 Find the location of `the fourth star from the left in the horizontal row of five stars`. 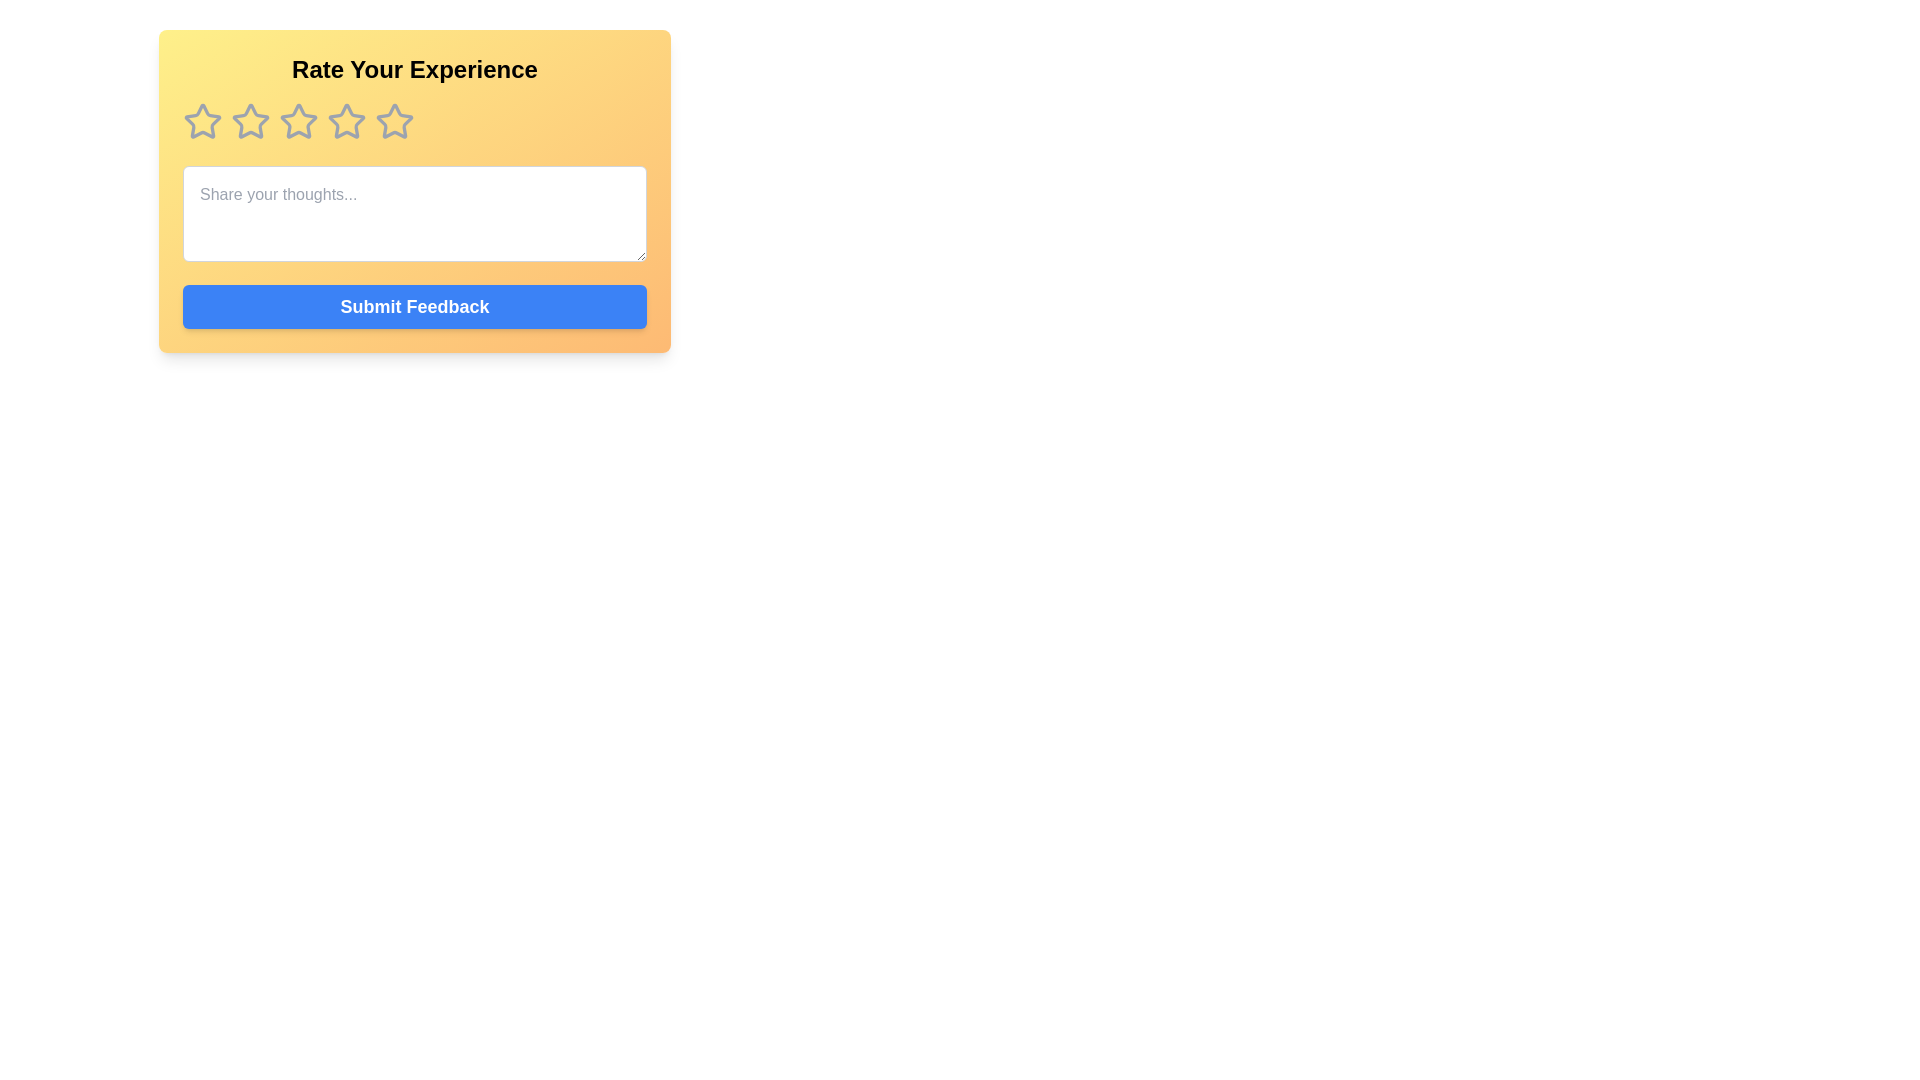

the fourth star from the left in the horizontal row of five stars is located at coordinates (297, 122).